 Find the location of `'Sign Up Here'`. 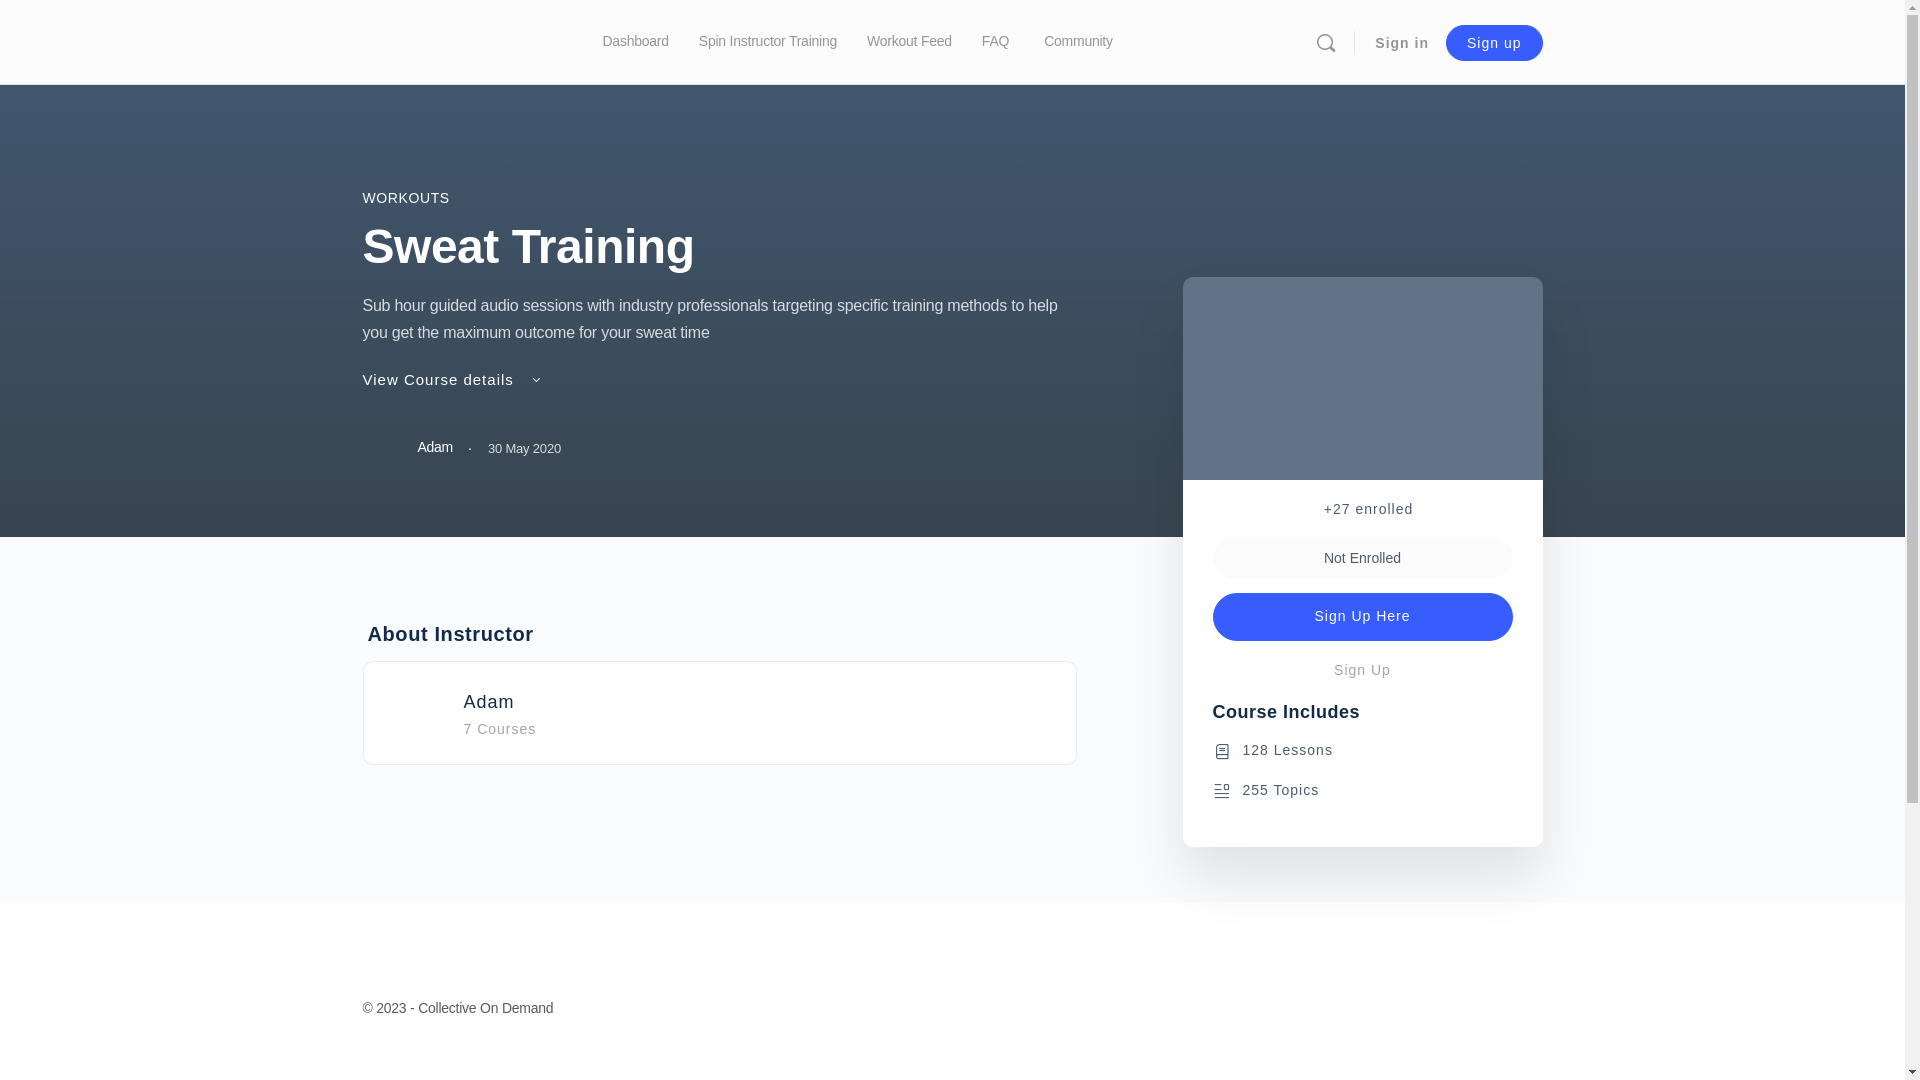

'Sign Up Here' is located at coordinates (1361, 616).